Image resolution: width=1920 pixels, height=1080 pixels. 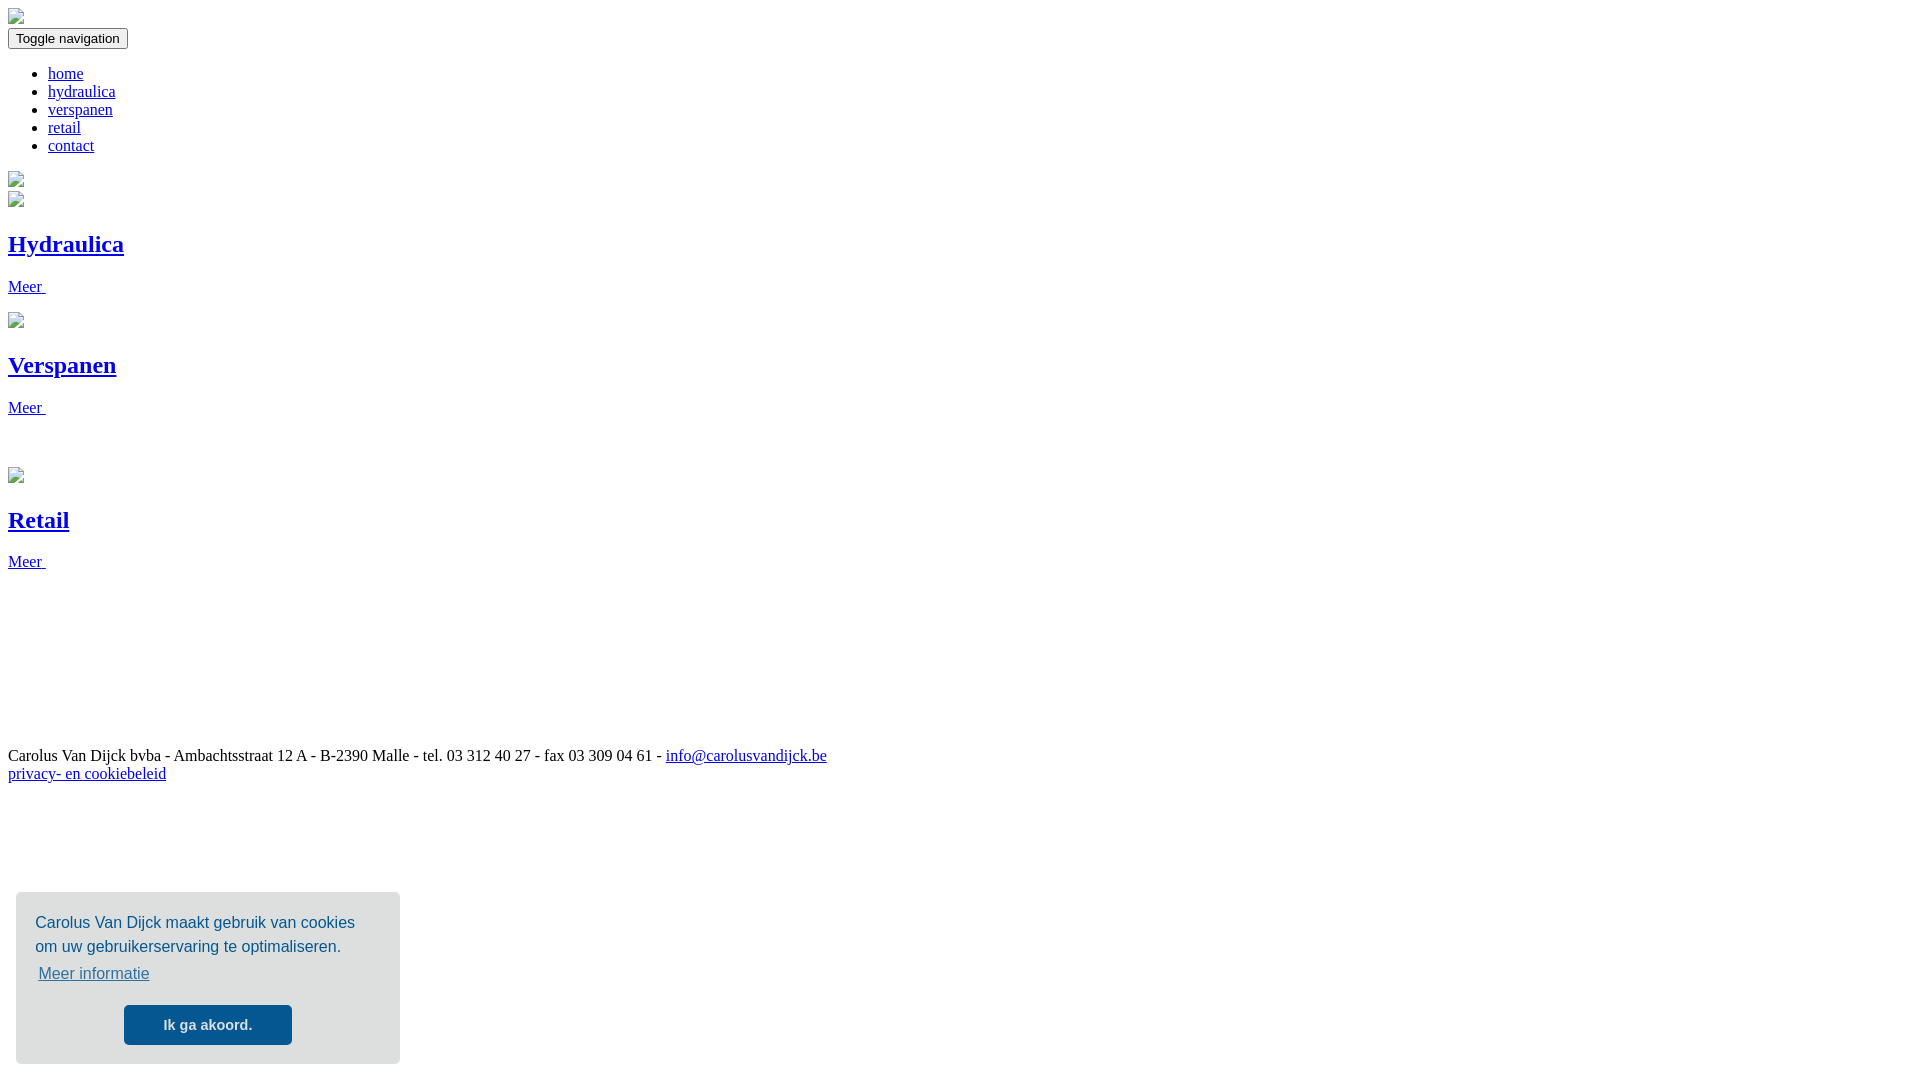 What do you see at coordinates (27, 561) in the screenshot?
I see `'Meer '` at bounding box center [27, 561].